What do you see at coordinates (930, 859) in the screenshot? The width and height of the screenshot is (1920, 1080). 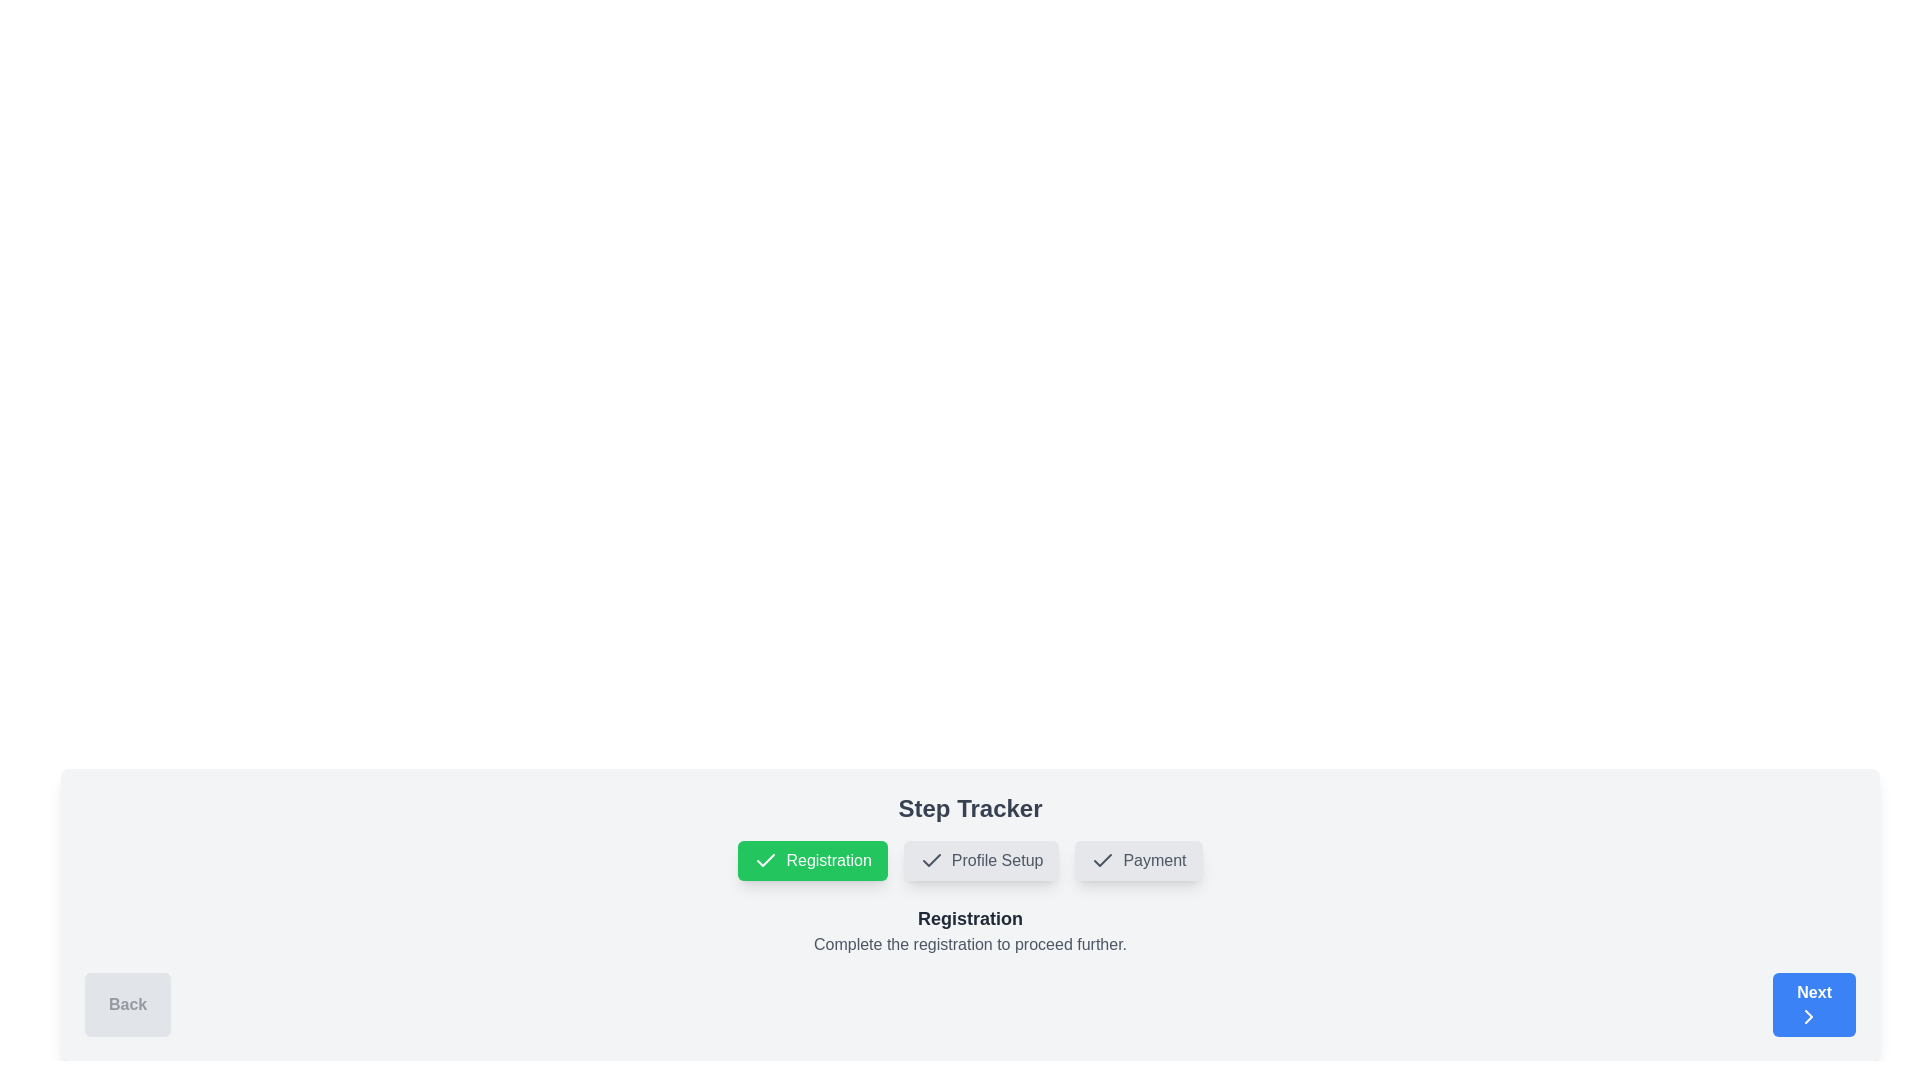 I see `the check icon that indicates the completion of the 'Profile Setup' step in the step tracker interface, located to the left of 'Profile Setup' text` at bounding box center [930, 859].